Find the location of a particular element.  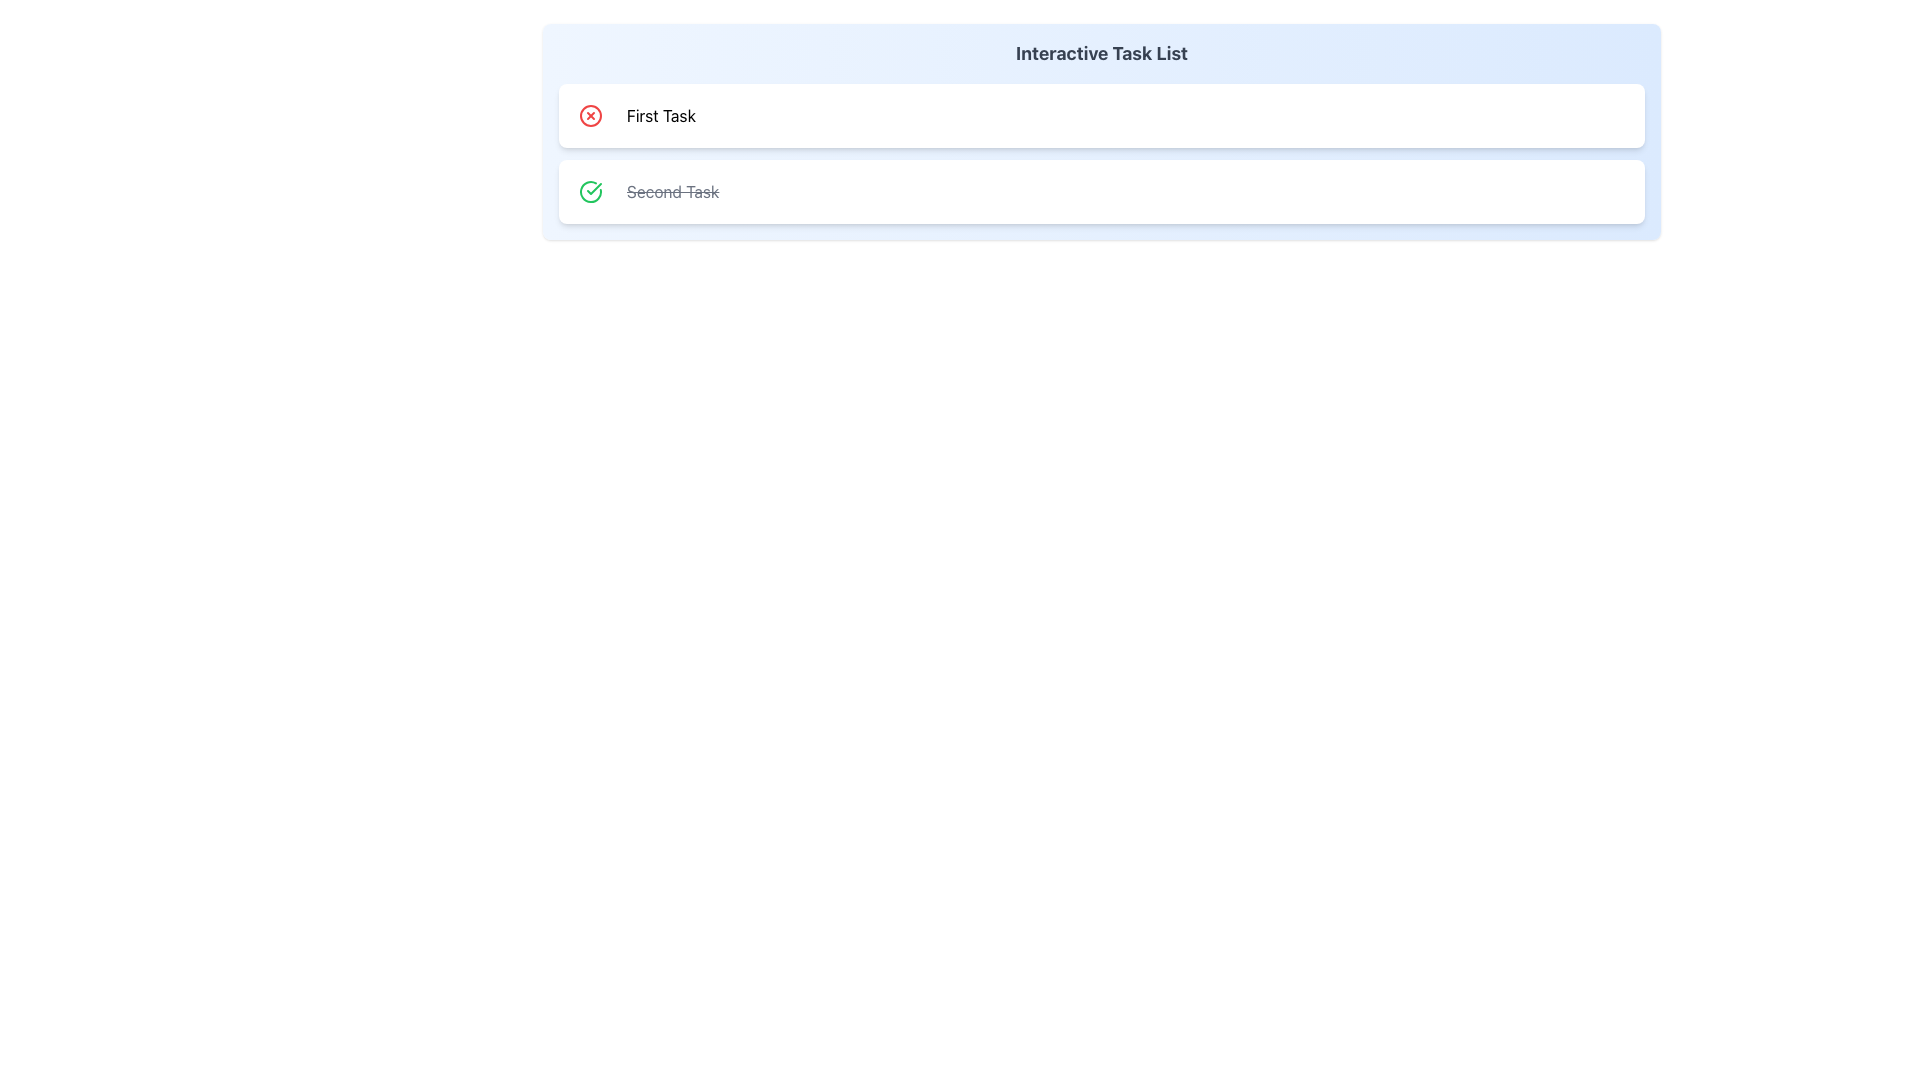

the completion status icon located to the left of the 'Second Task' text in the task list interface to interact with the task is located at coordinates (589, 192).